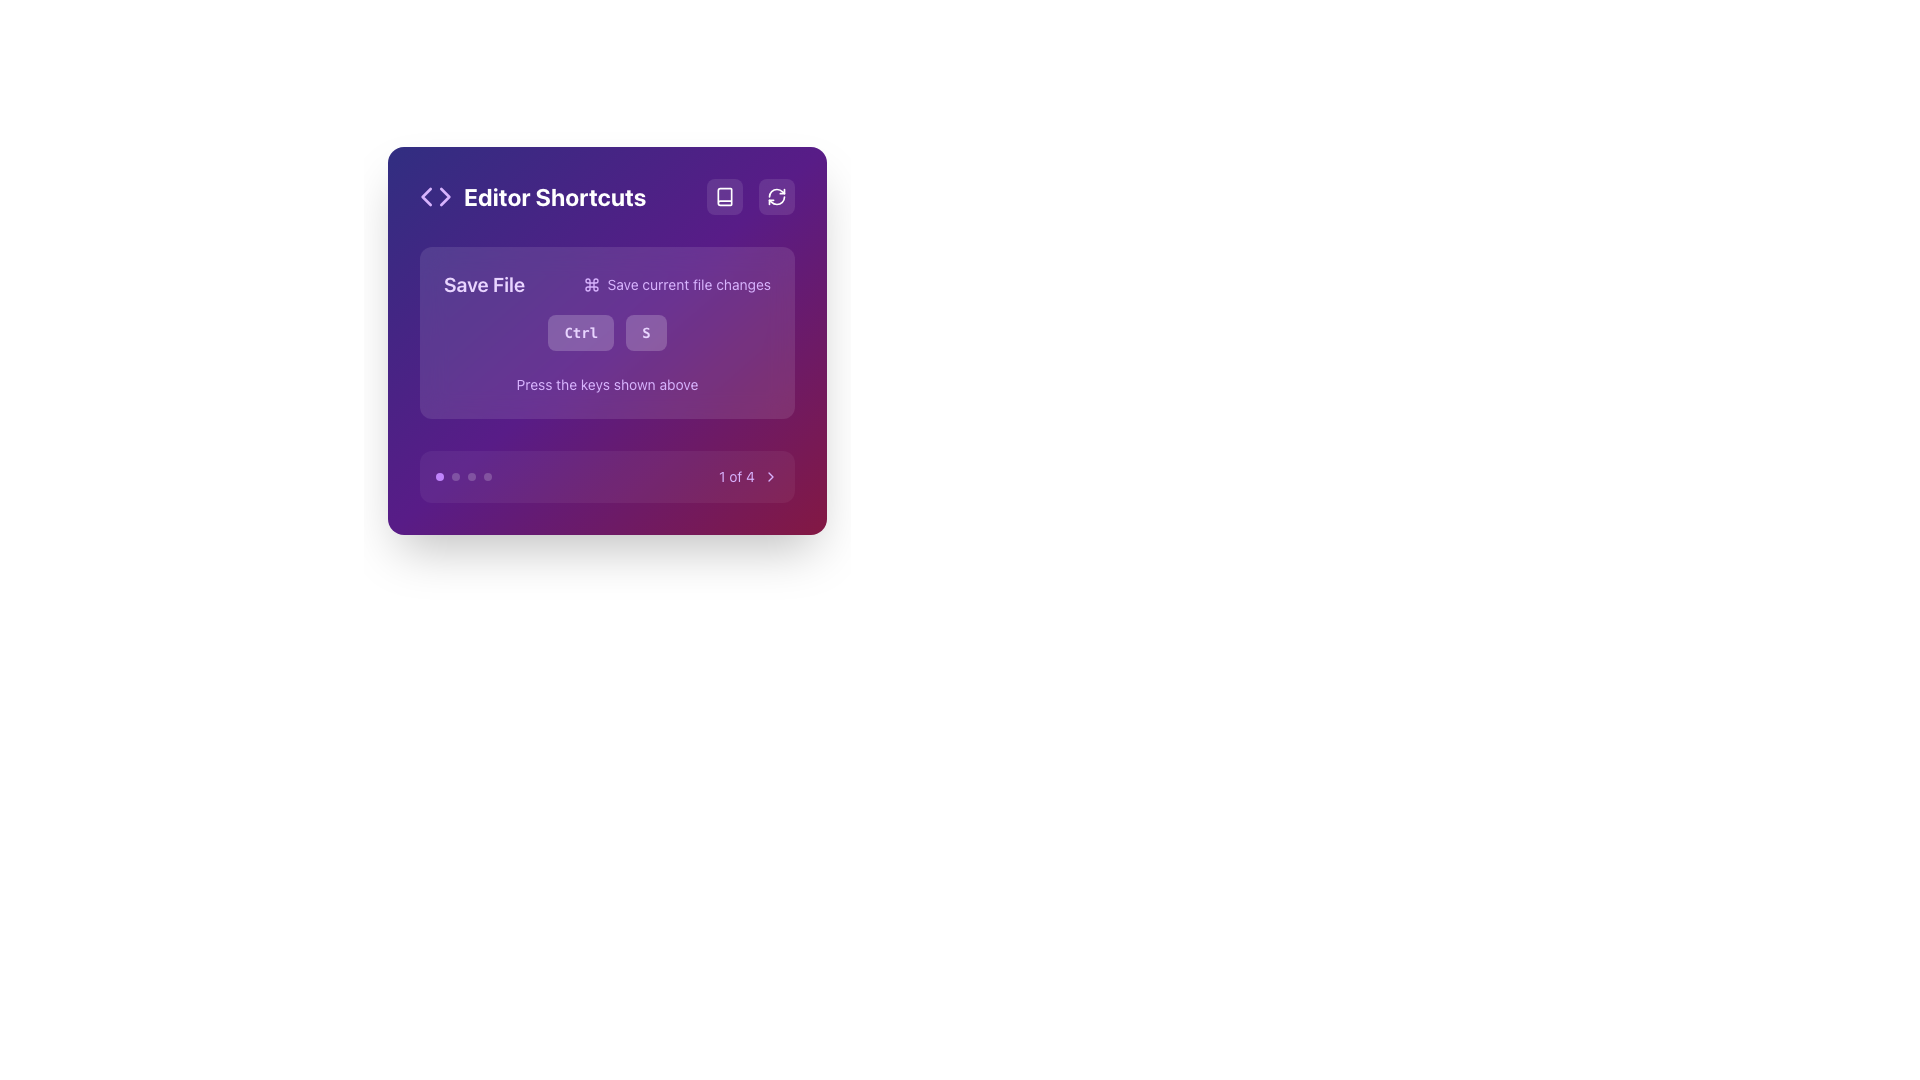  What do you see at coordinates (723, 196) in the screenshot?
I see `the square button with rounded corners that has a book icon, located in the top-right corner of the purple section, to observe a visual change` at bounding box center [723, 196].